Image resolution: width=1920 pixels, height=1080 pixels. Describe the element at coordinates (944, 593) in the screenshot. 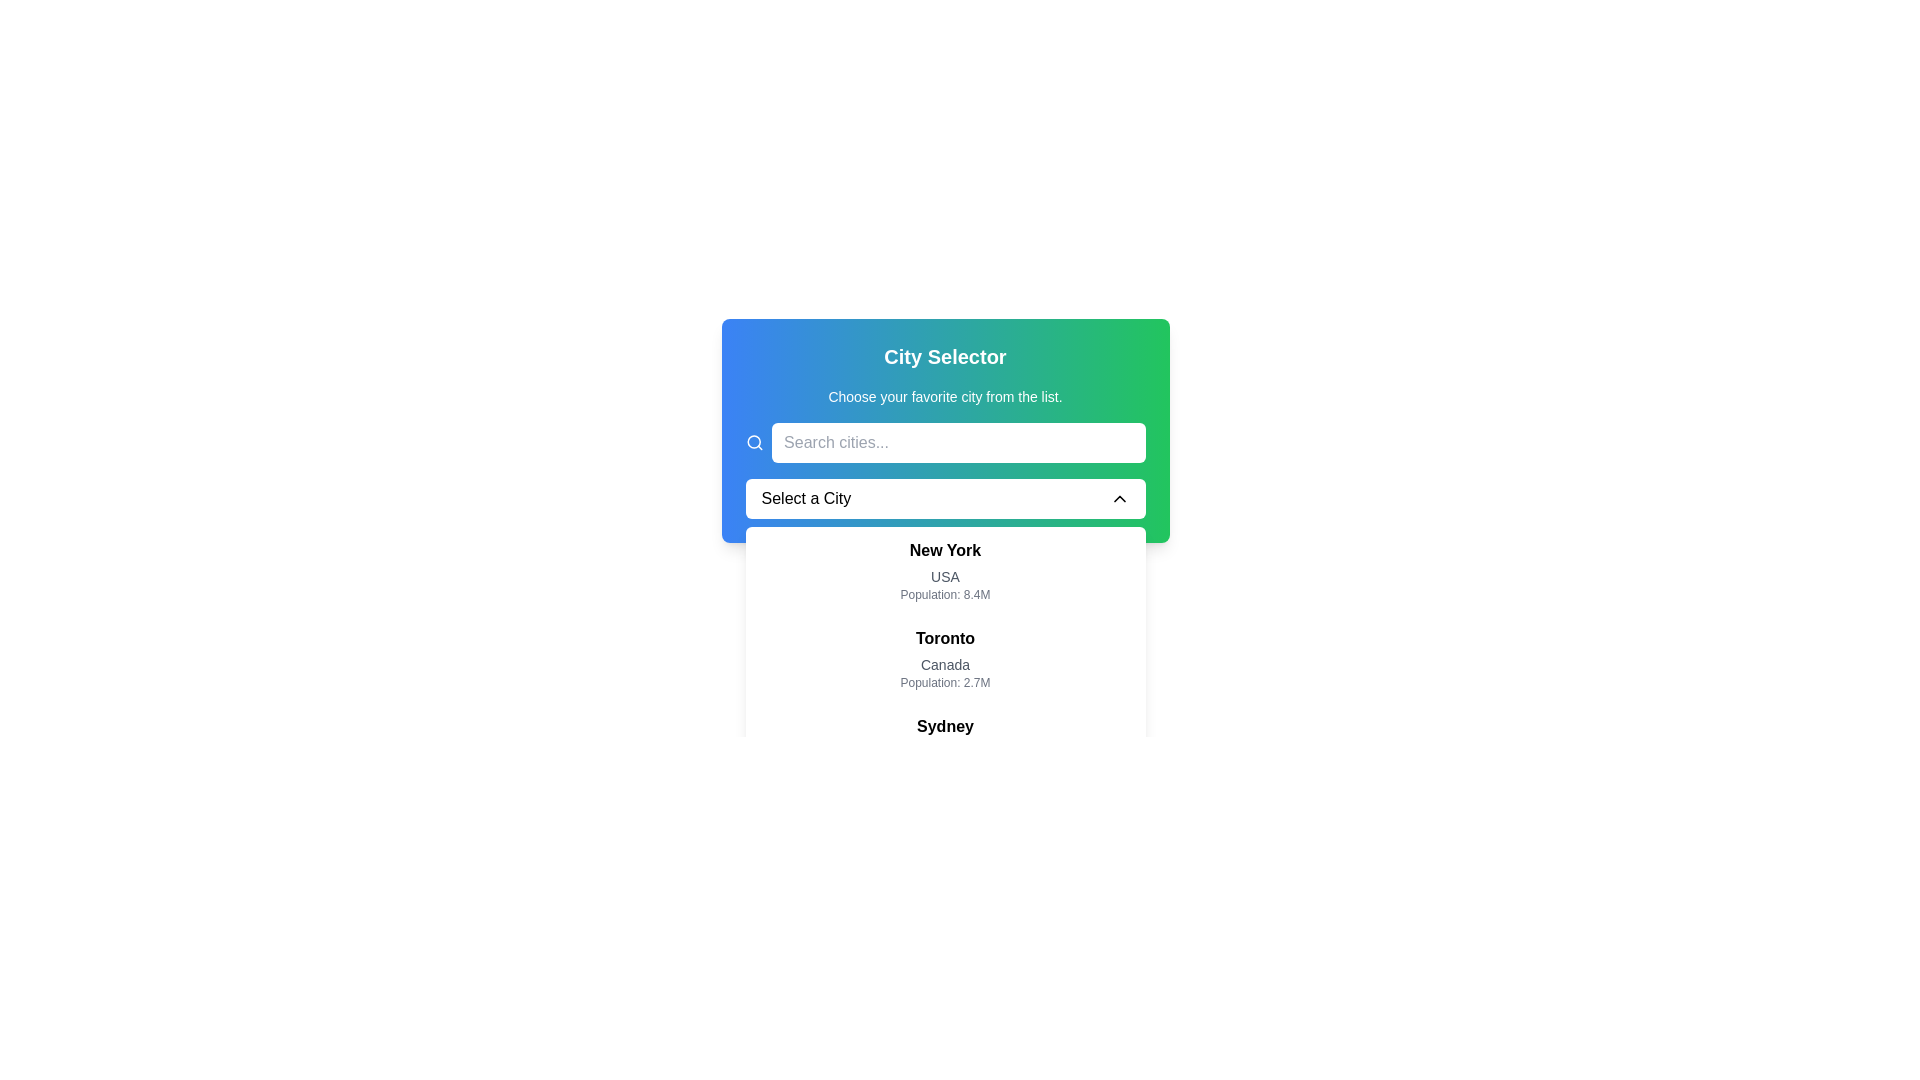

I see `the static text label that displays demographic data about the selected city, located below the 'USA' text in the city selection dropdown` at that location.